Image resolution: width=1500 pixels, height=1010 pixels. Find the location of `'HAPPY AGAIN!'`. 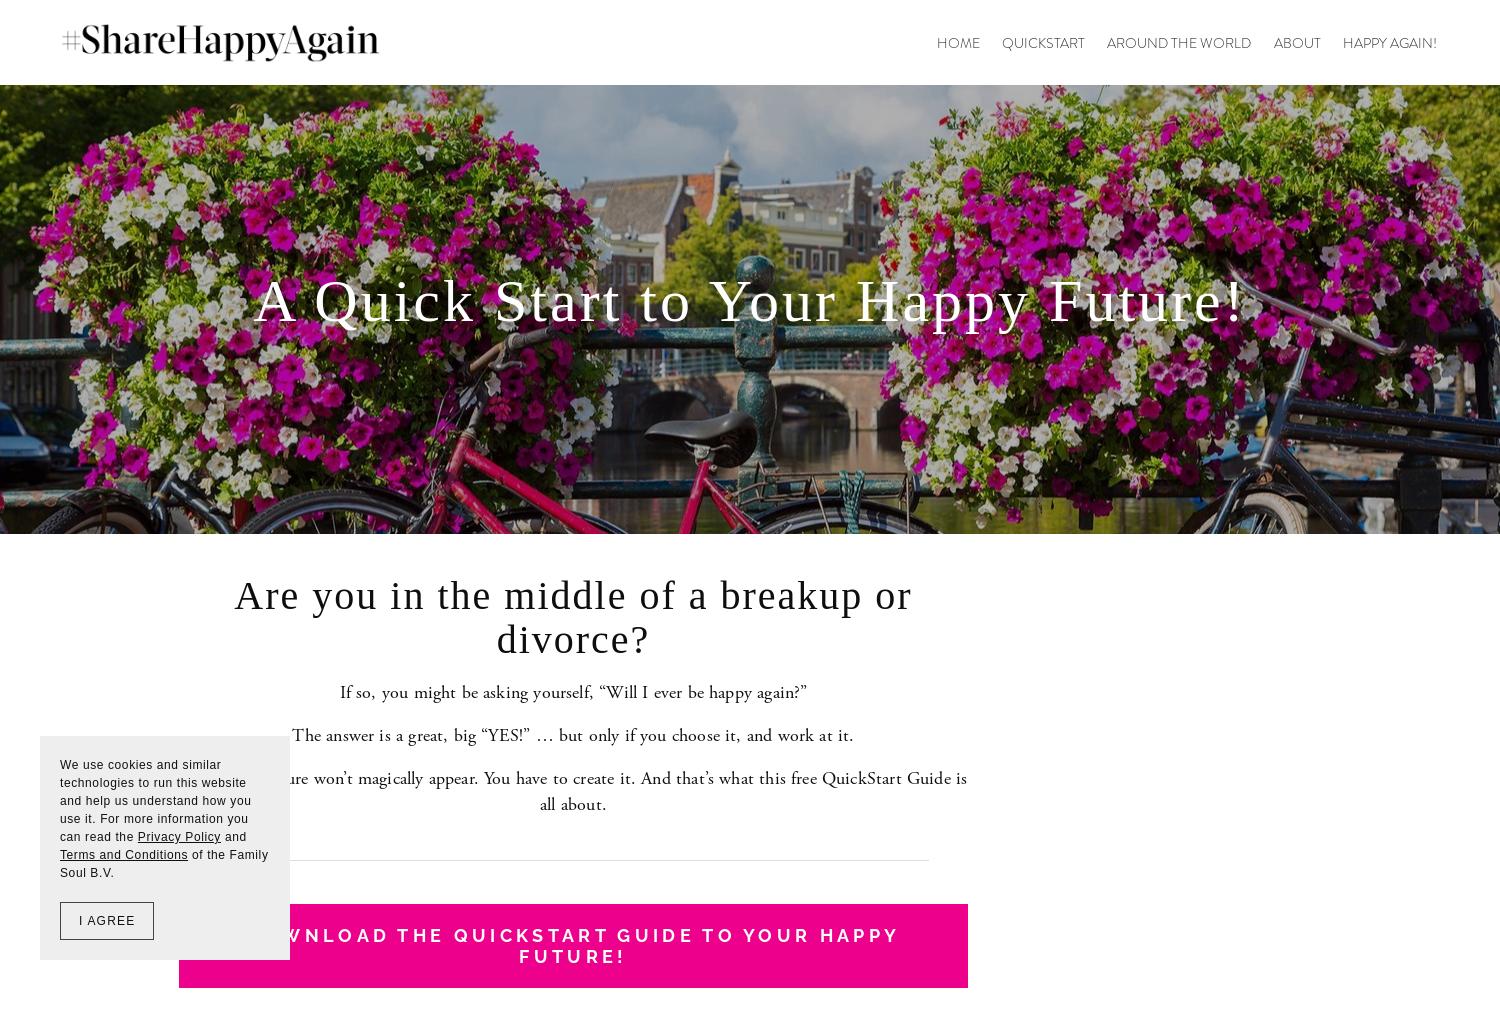

'HAPPY AGAIN!' is located at coordinates (1390, 41).